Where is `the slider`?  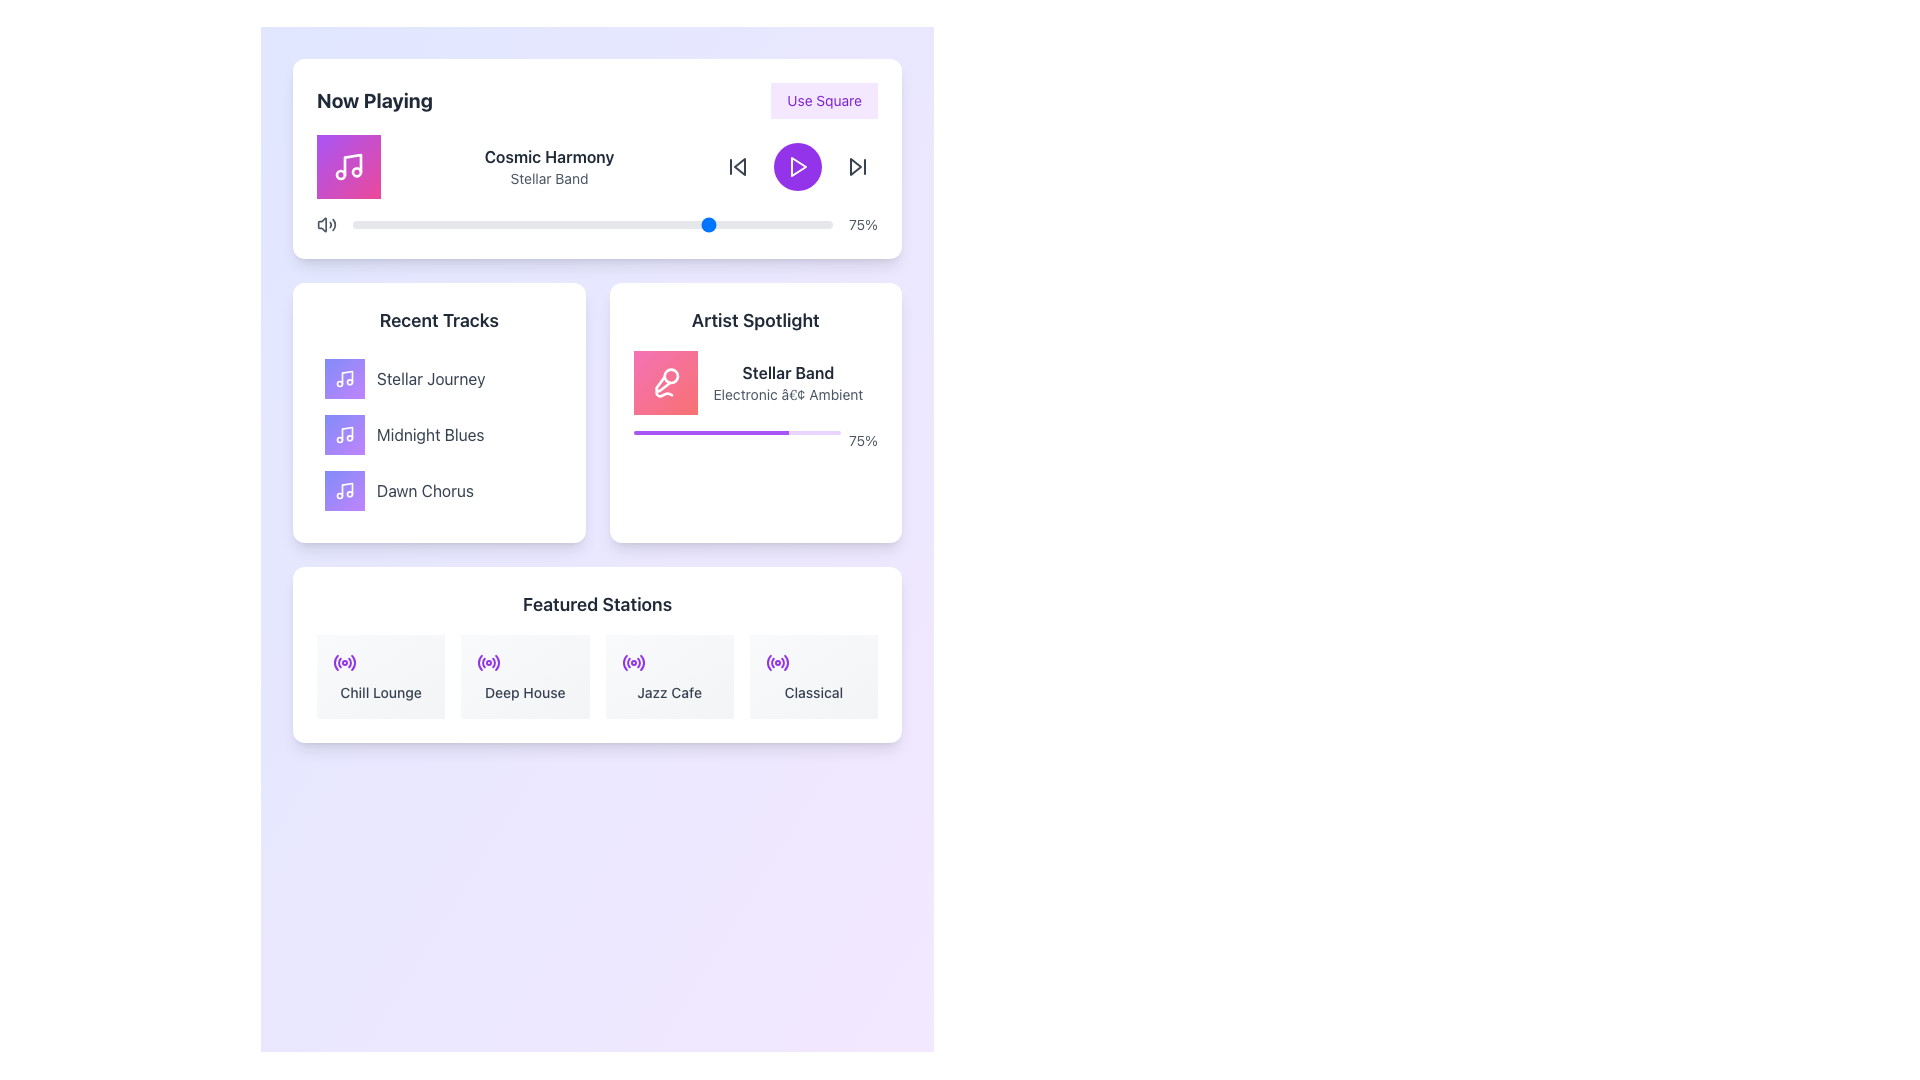
the slider is located at coordinates (540, 224).